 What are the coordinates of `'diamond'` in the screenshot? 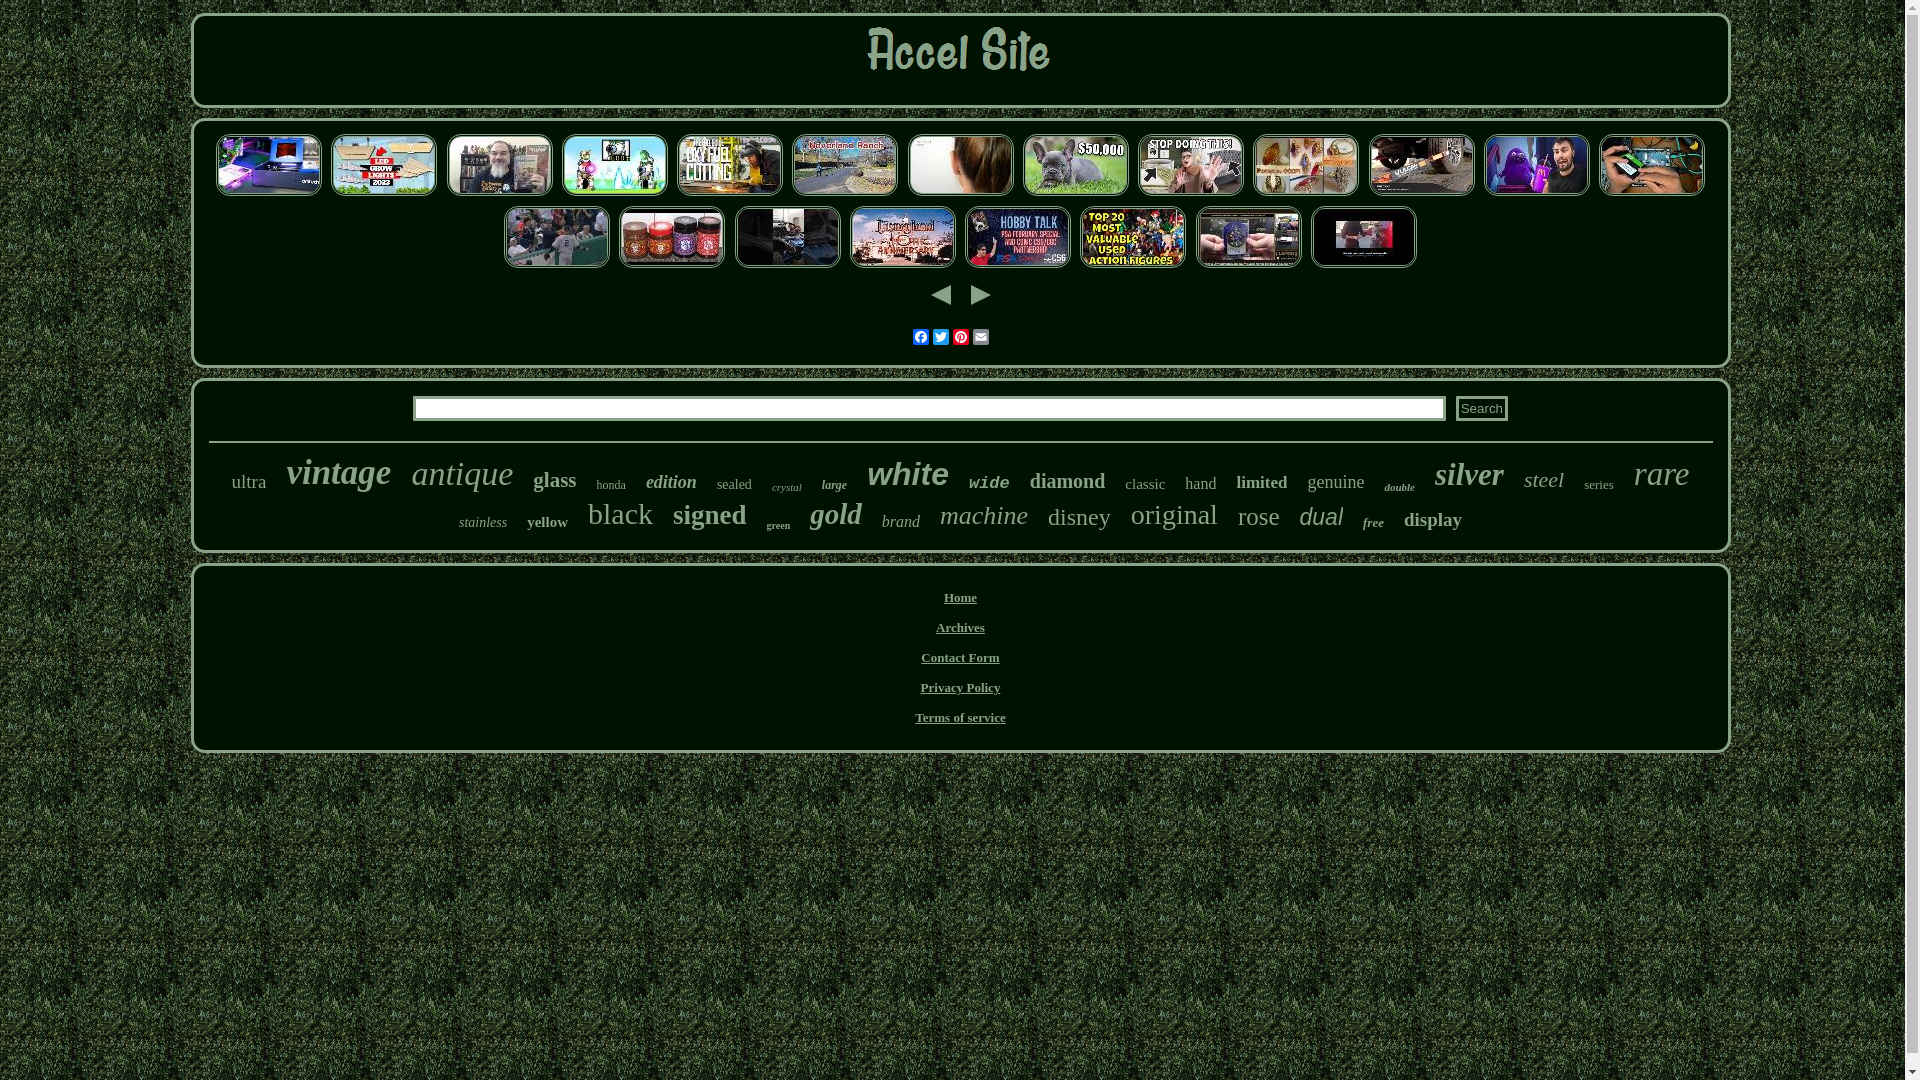 It's located at (1067, 481).